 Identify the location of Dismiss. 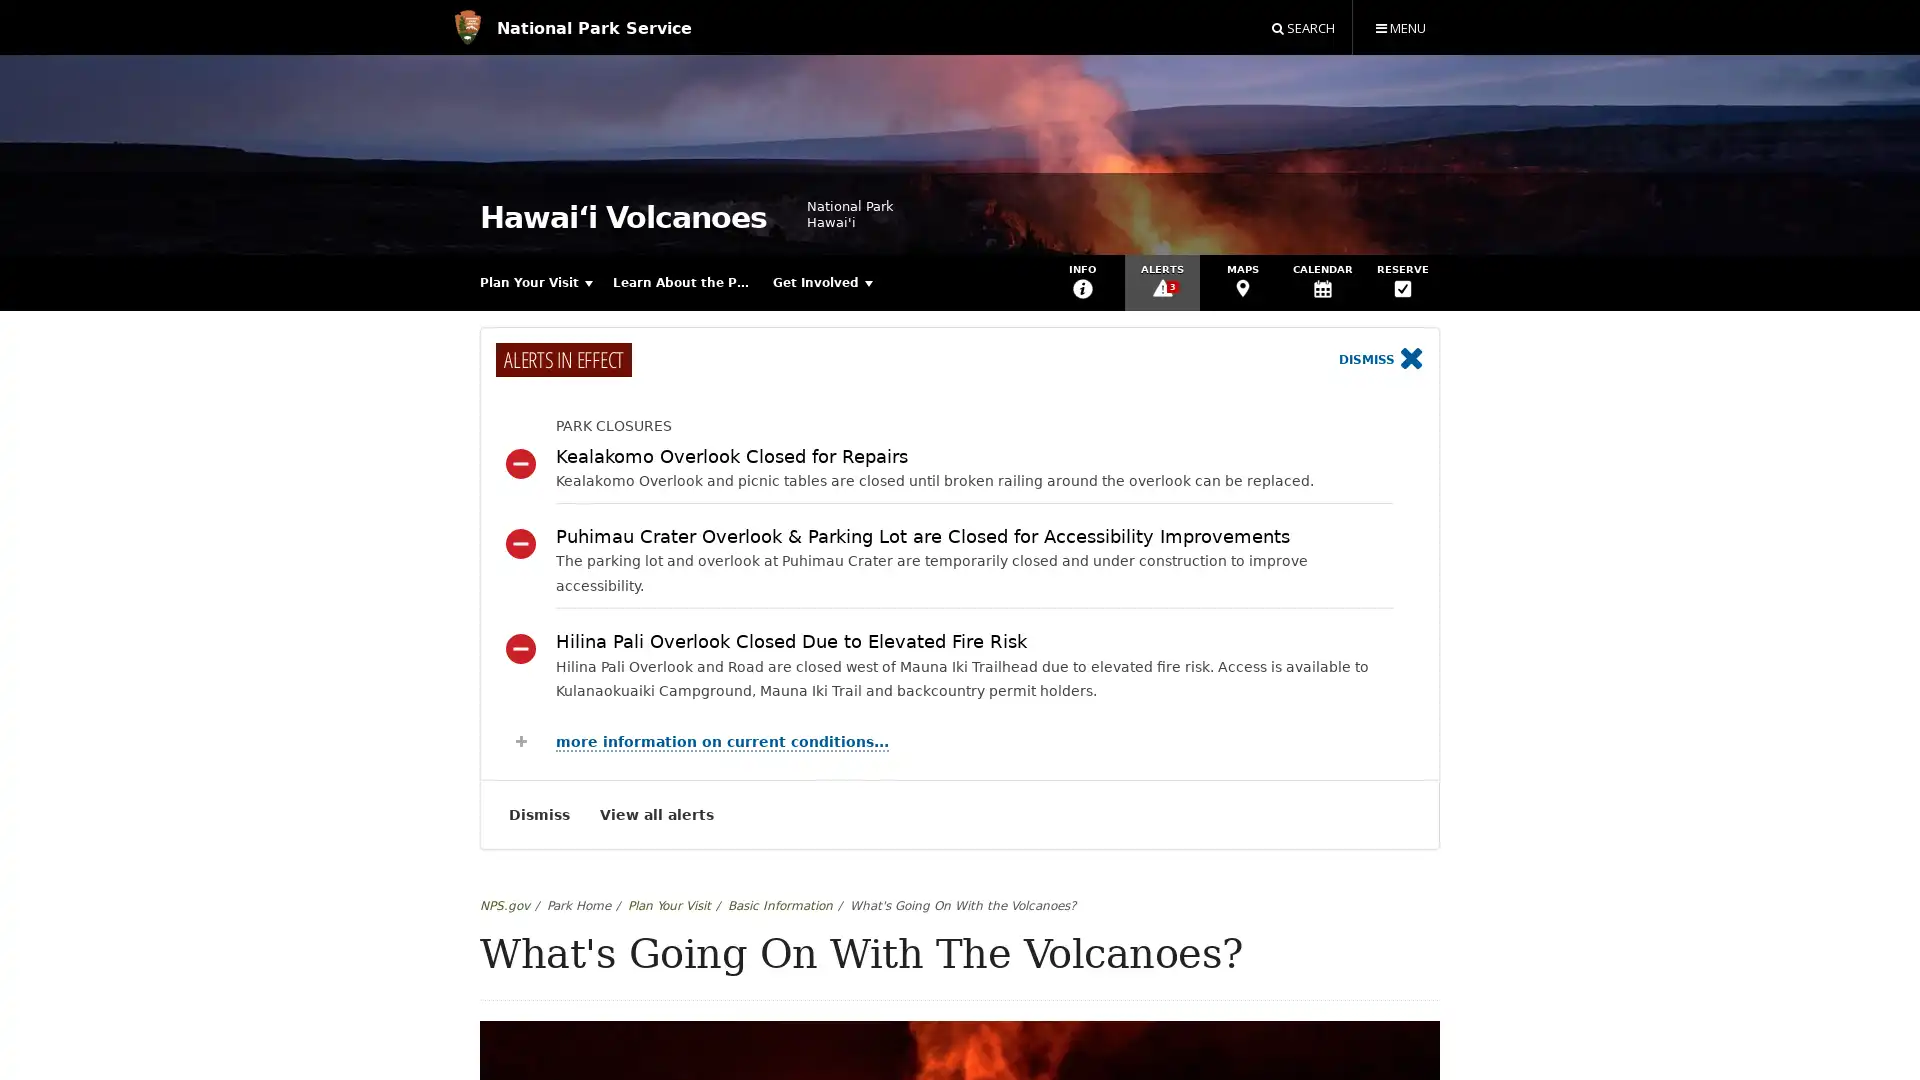
(1380, 360).